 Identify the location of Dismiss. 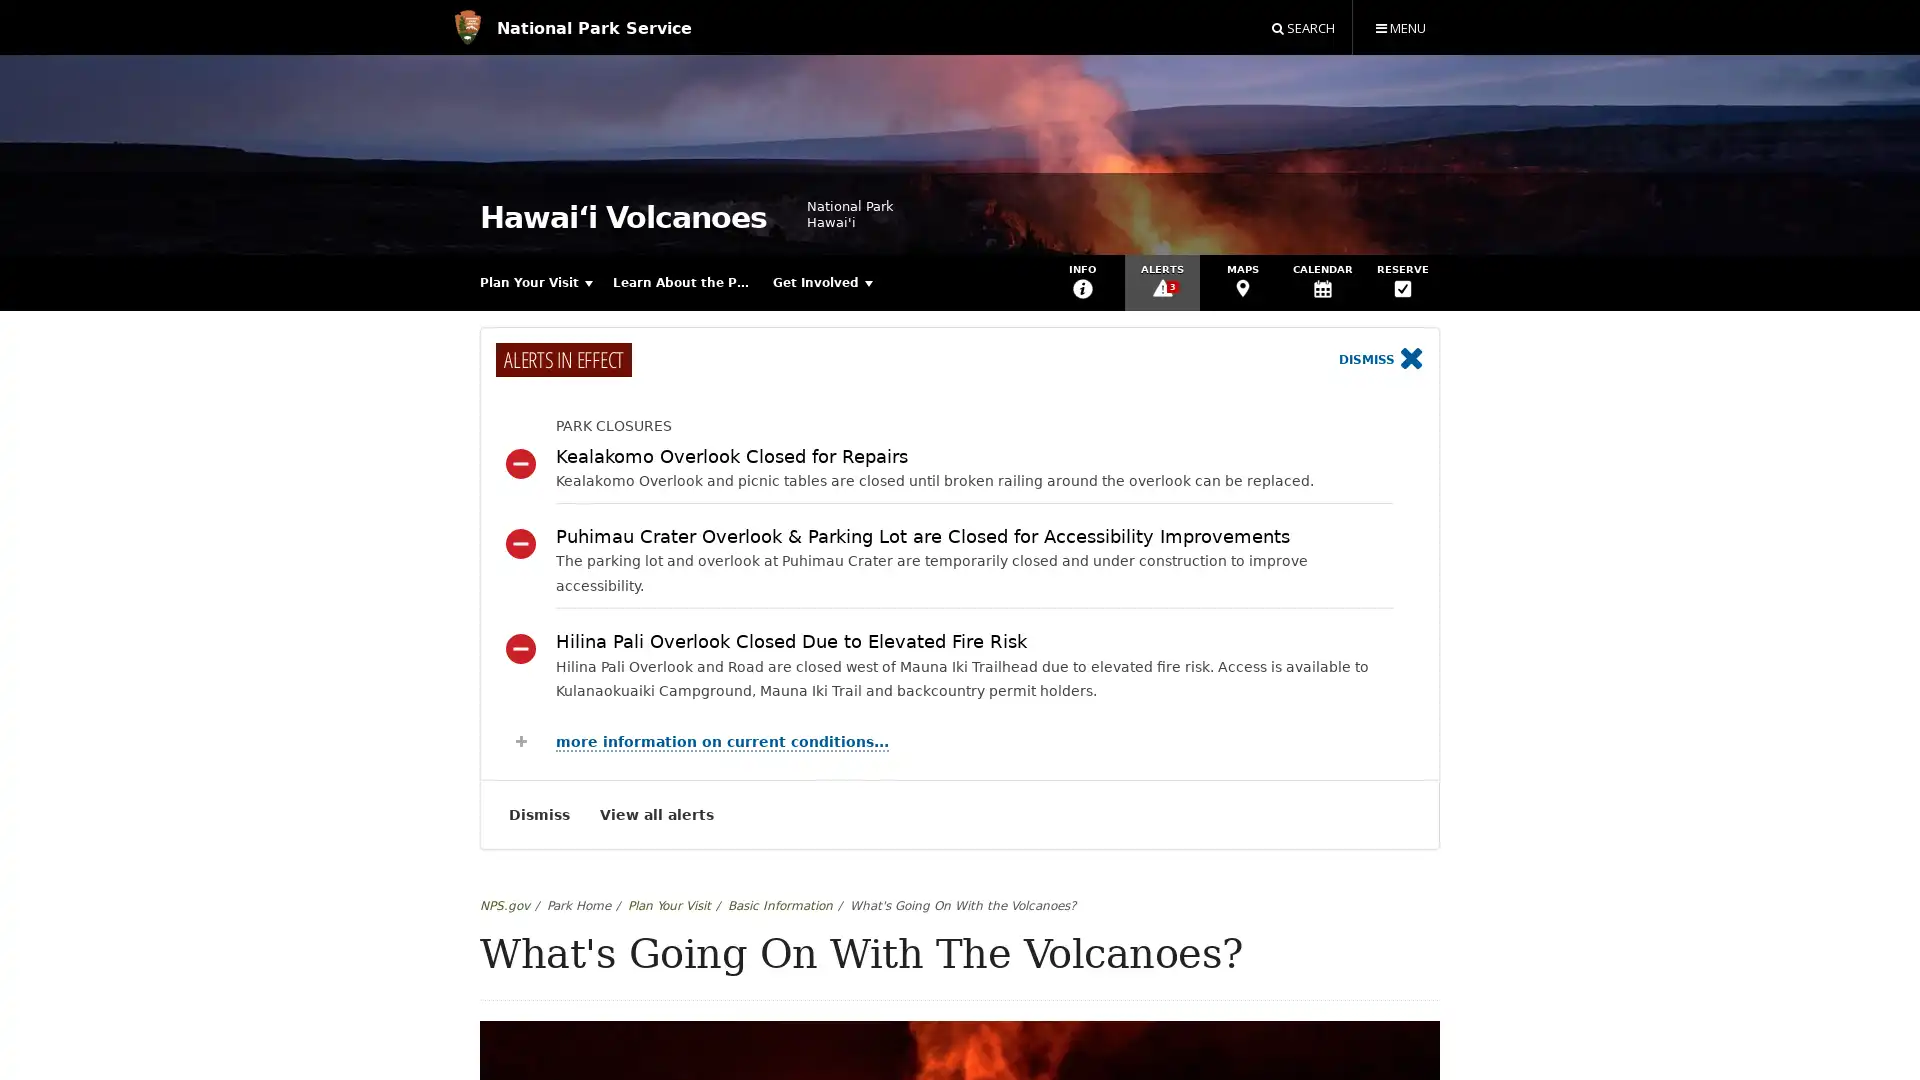
(1380, 360).